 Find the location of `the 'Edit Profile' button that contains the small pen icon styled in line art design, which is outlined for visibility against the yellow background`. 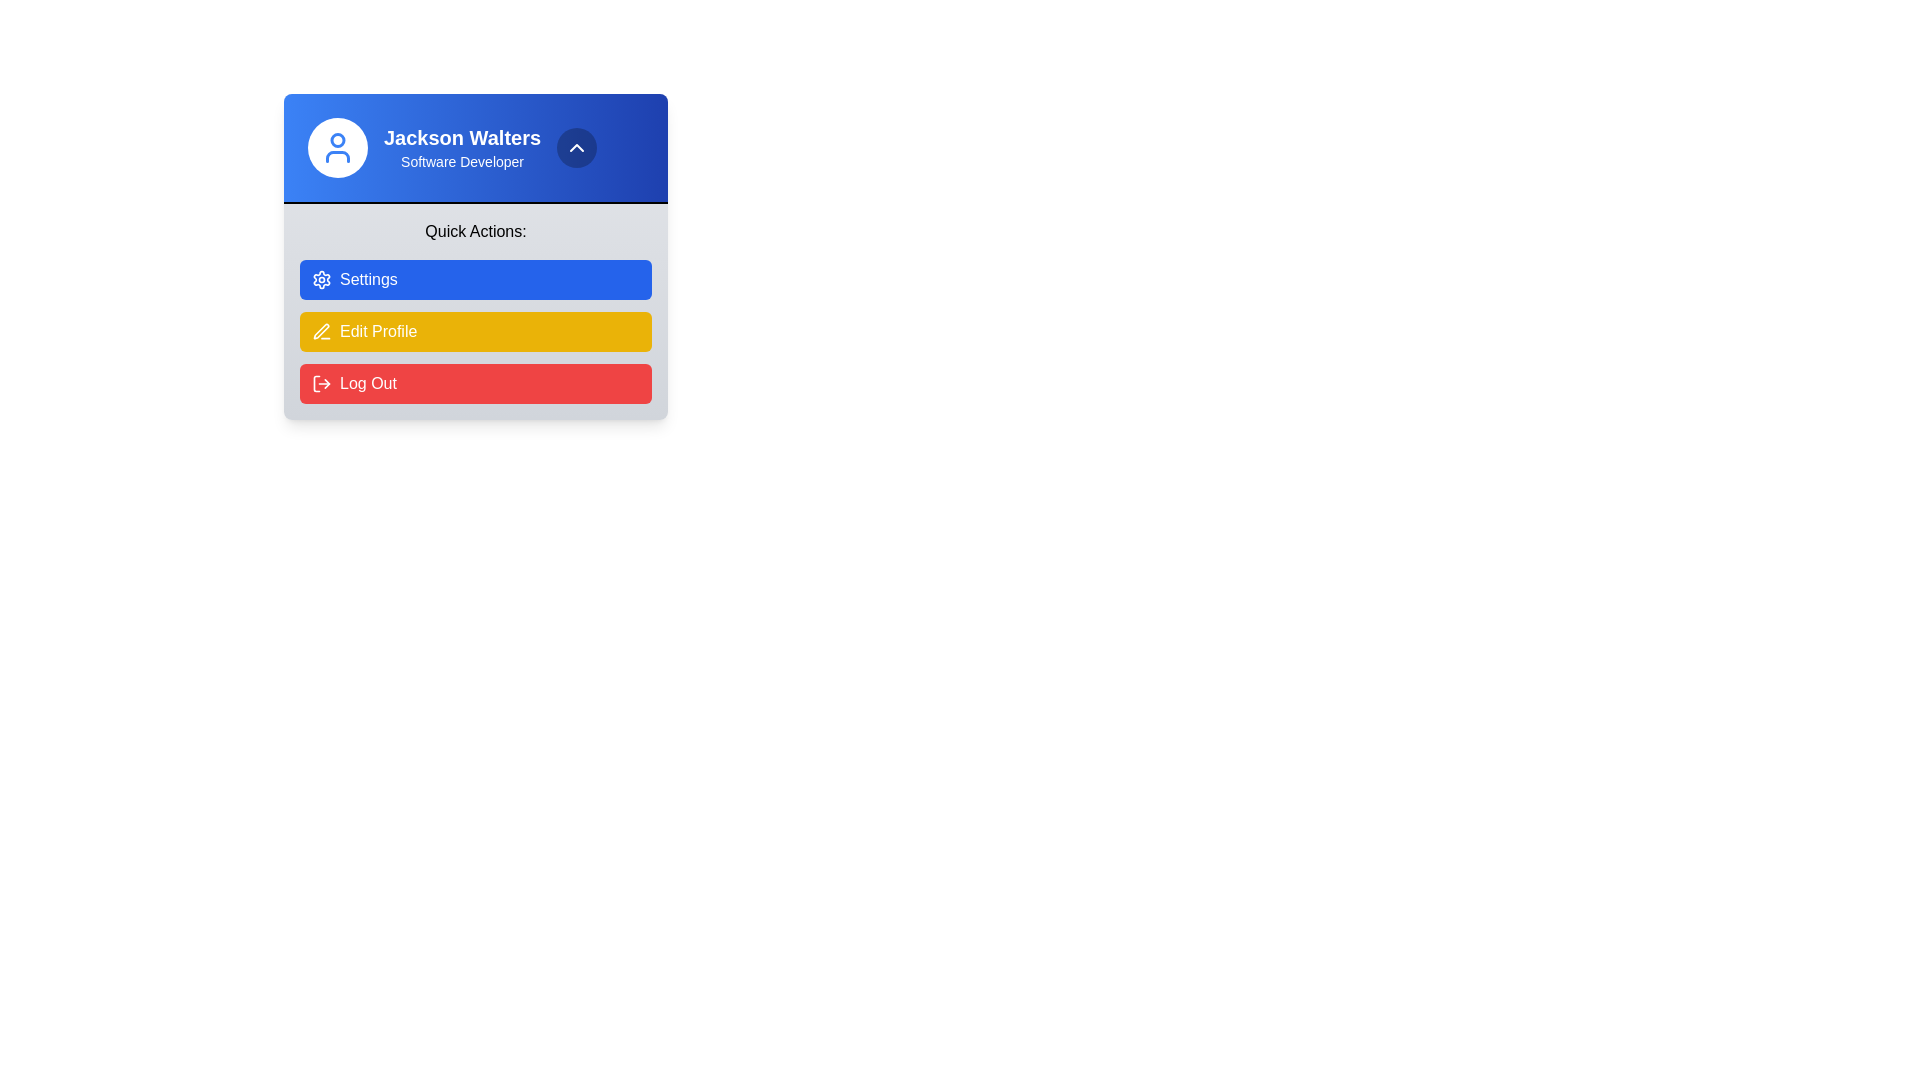

the 'Edit Profile' button that contains the small pen icon styled in line art design, which is outlined for visibility against the yellow background is located at coordinates (321, 330).